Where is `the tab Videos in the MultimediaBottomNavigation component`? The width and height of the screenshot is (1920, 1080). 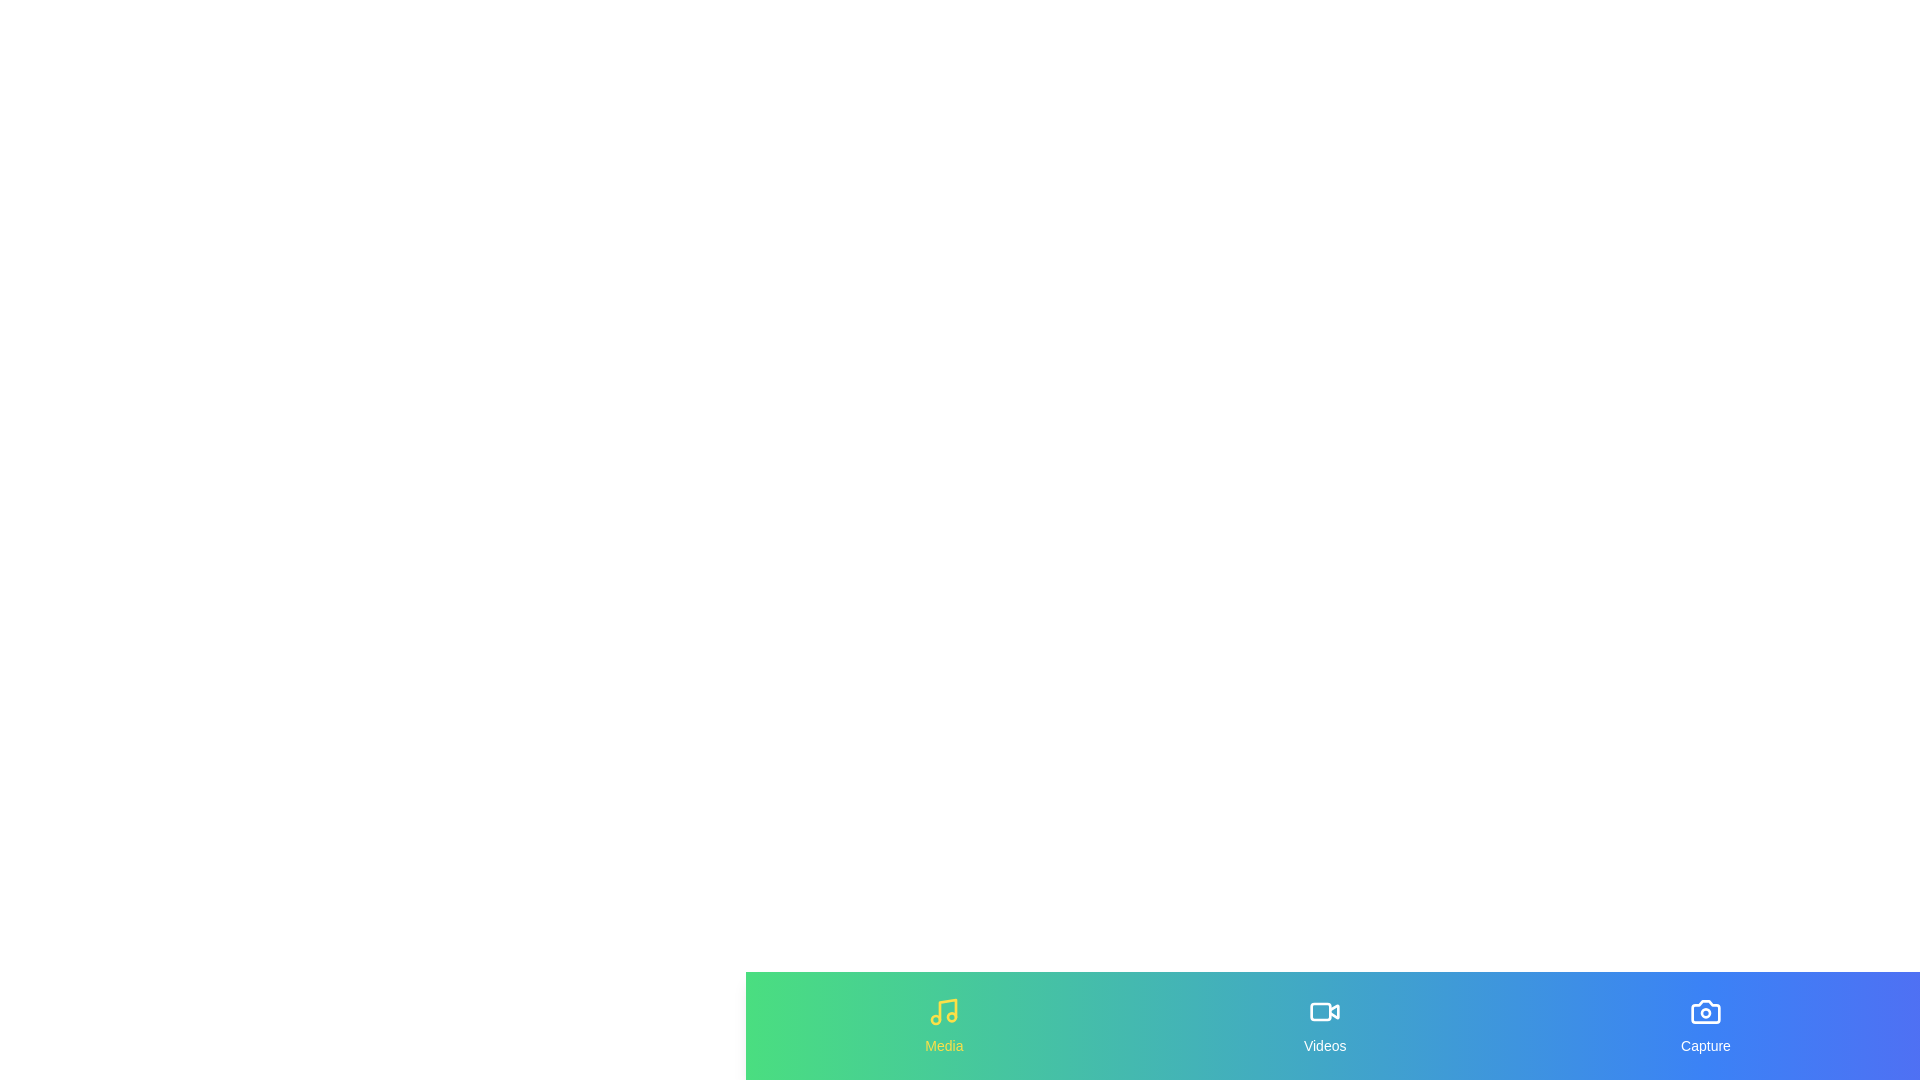
the tab Videos in the MultimediaBottomNavigation component is located at coordinates (1325, 1026).